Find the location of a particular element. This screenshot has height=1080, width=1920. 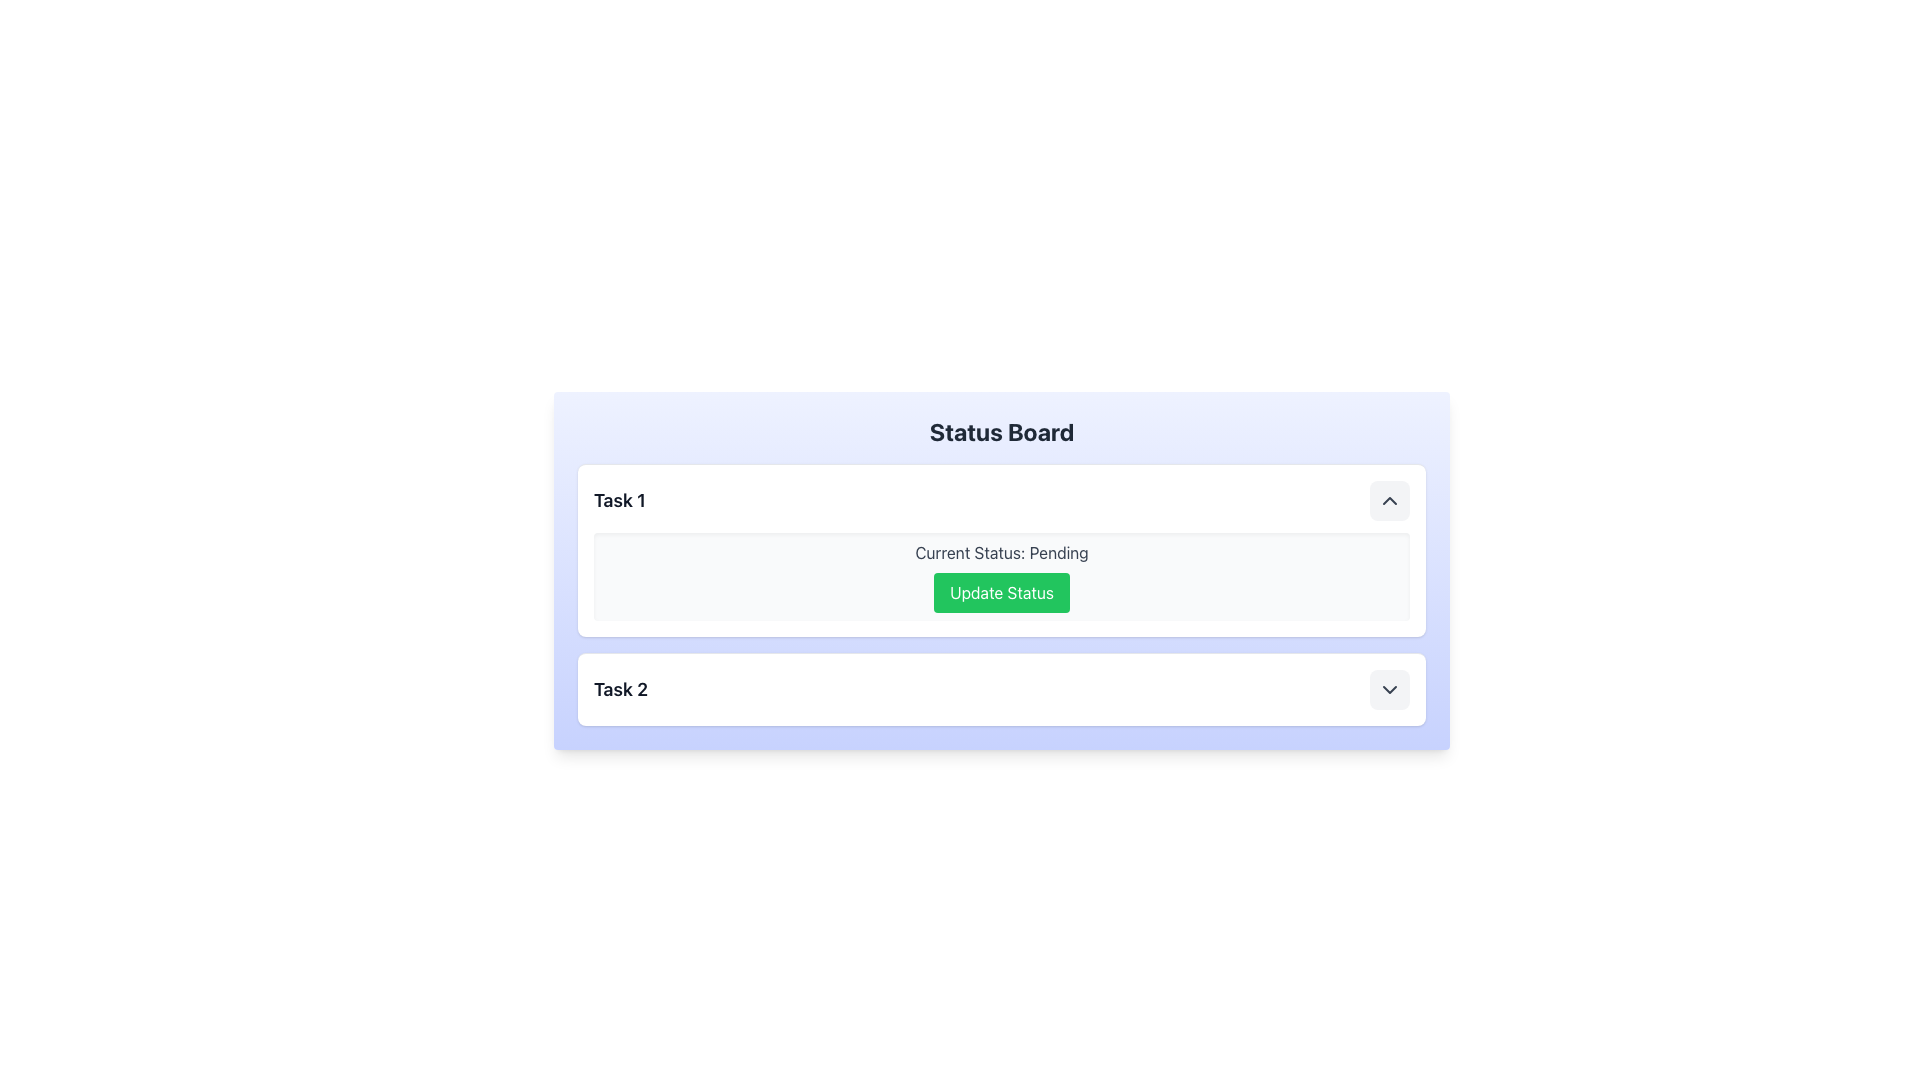

the button that updates the status of Task 1, located within the box titled 'Task 1', below 'Current Status: Pending' is located at coordinates (1002, 592).